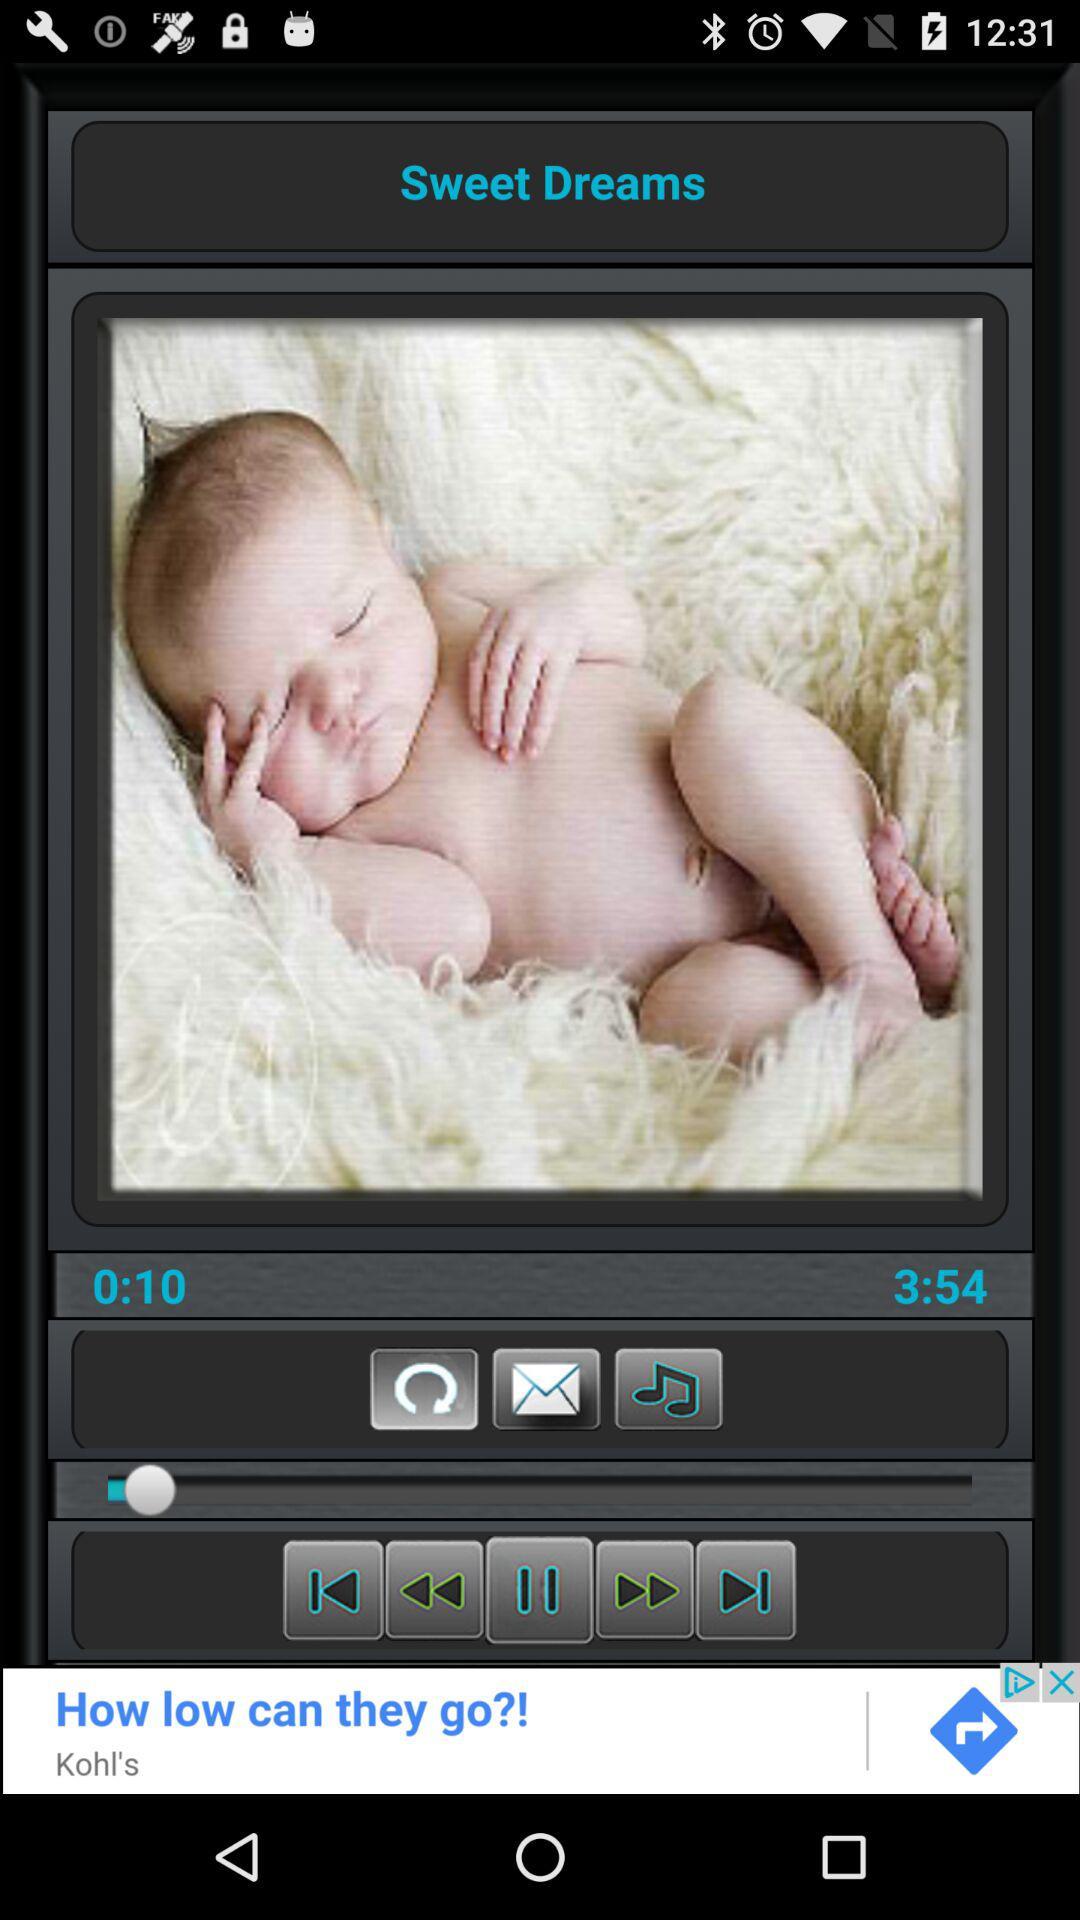 This screenshot has height=1920, width=1080. Describe the element at coordinates (538, 1589) in the screenshot. I see `pause button in the video` at that location.